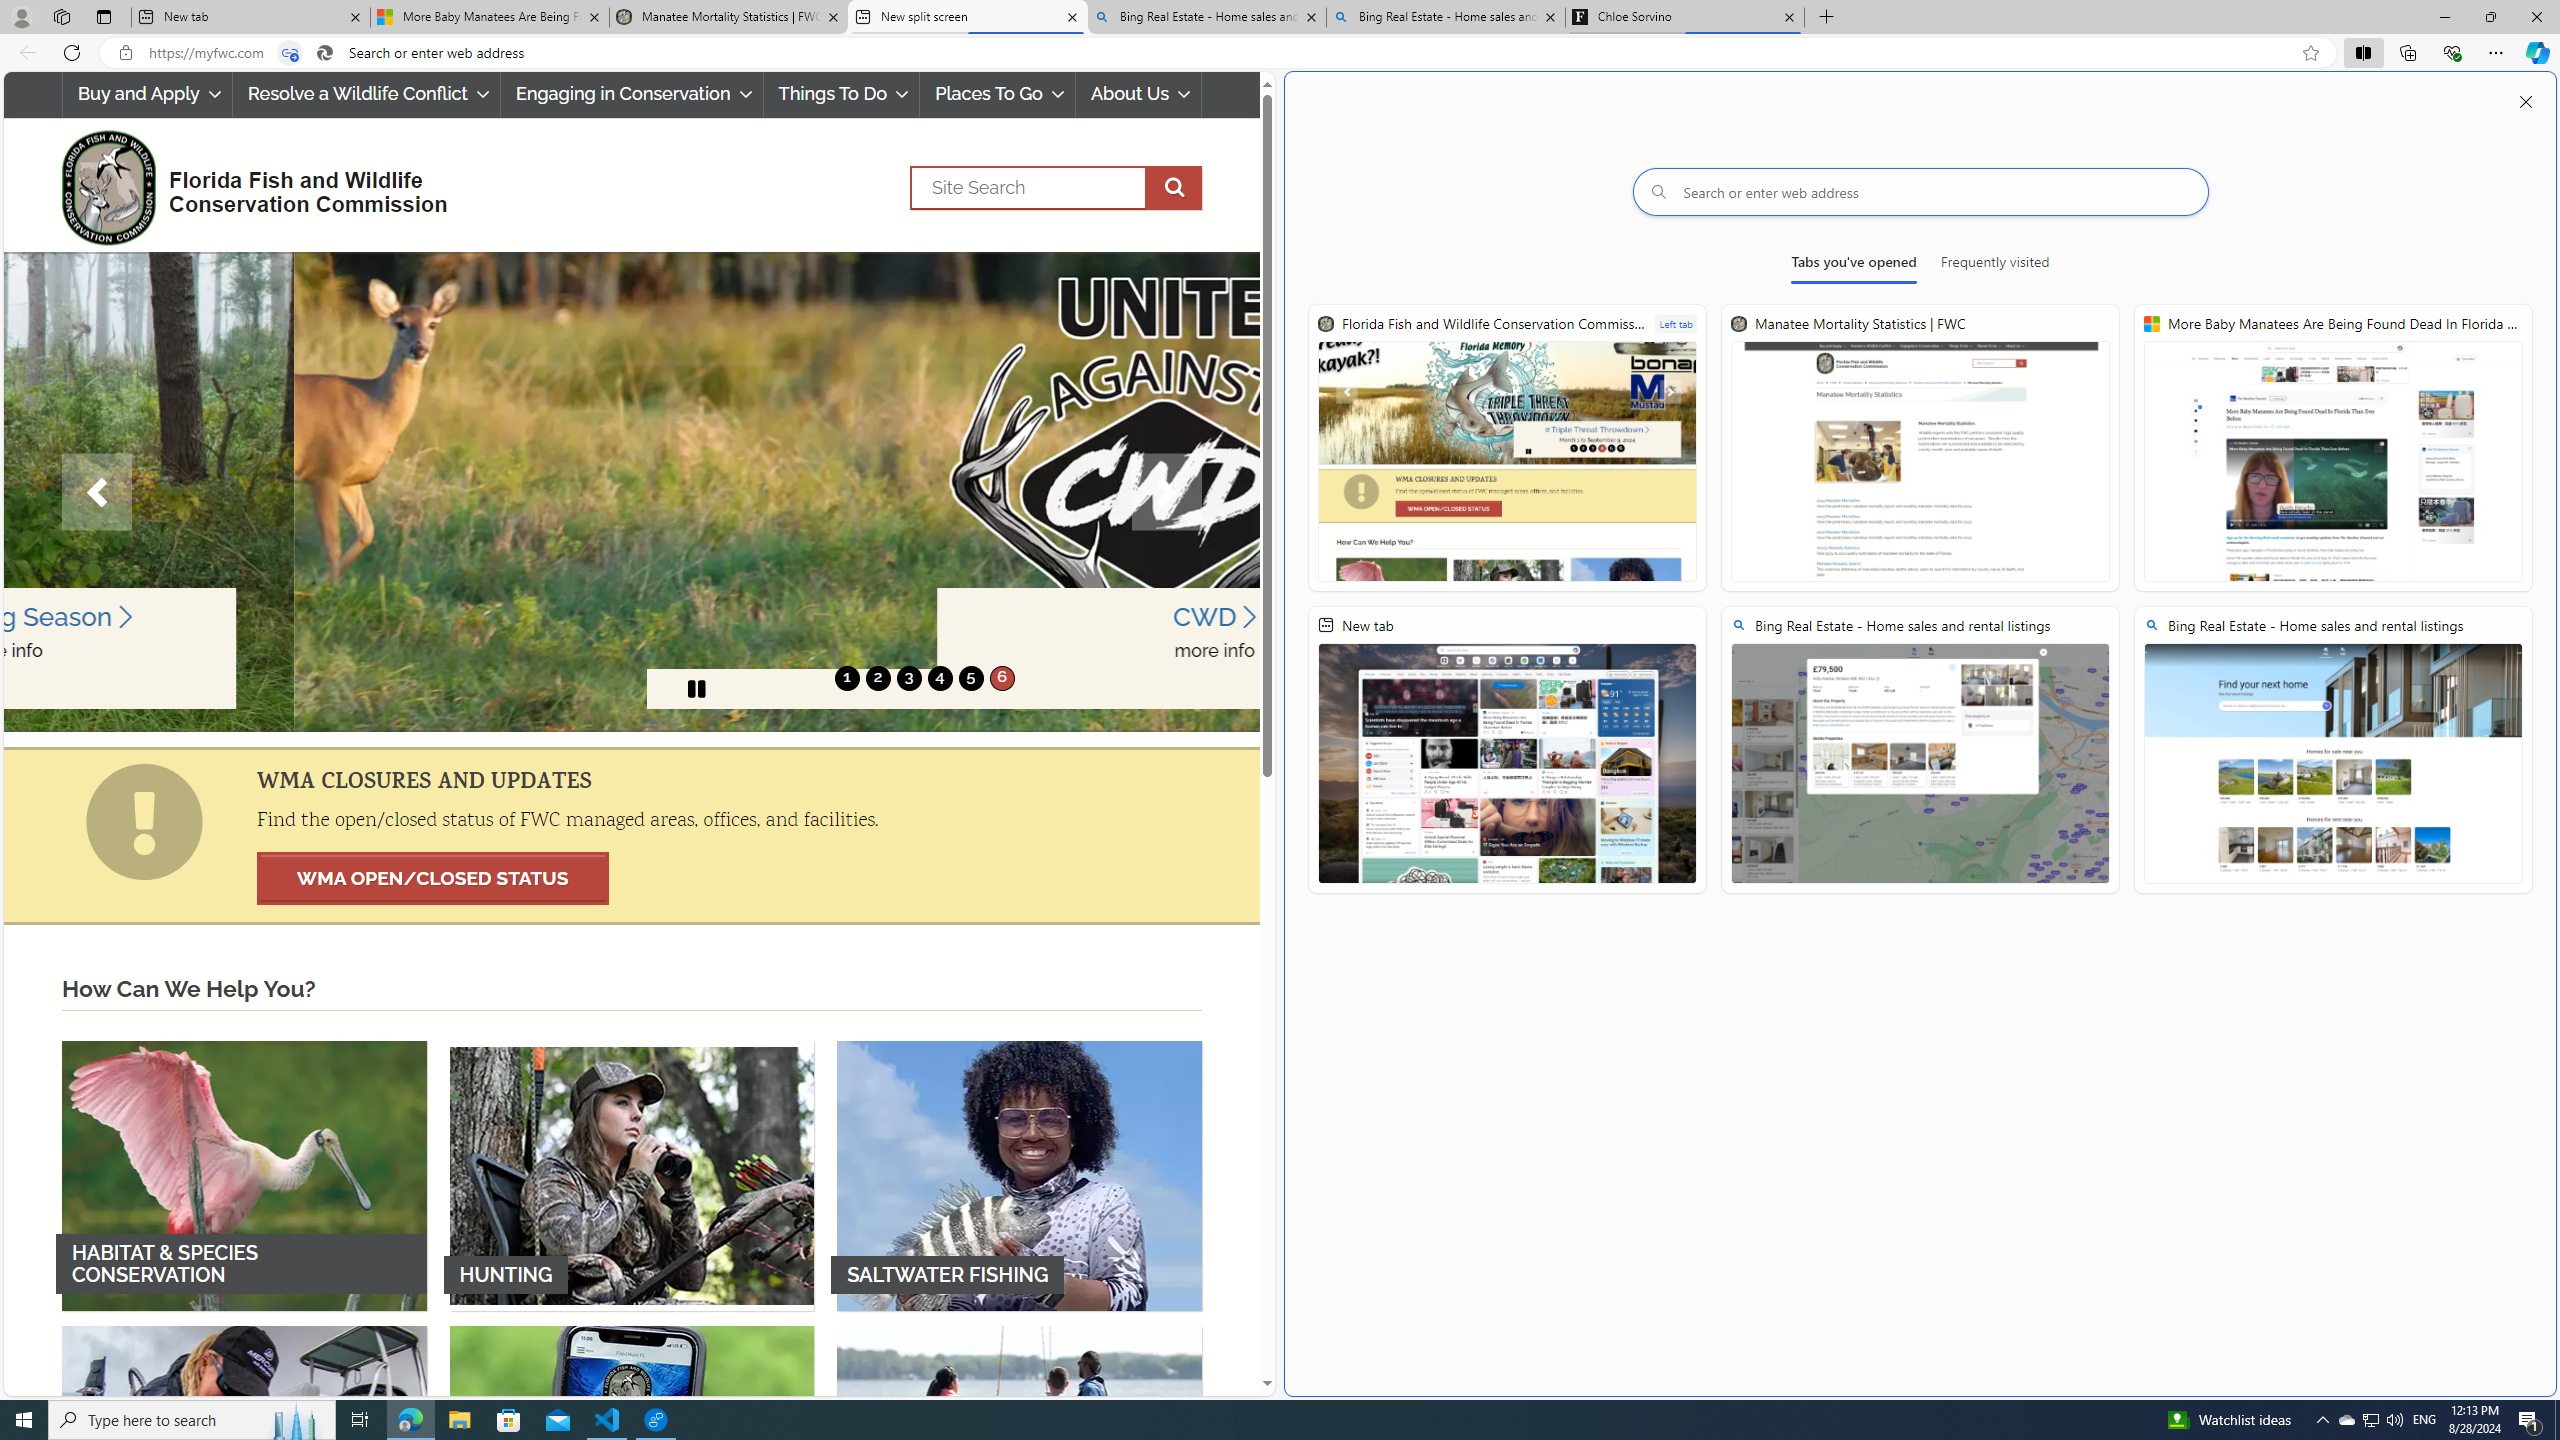  What do you see at coordinates (631, 93) in the screenshot?
I see `'Engaging in Conservation'` at bounding box center [631, 93].